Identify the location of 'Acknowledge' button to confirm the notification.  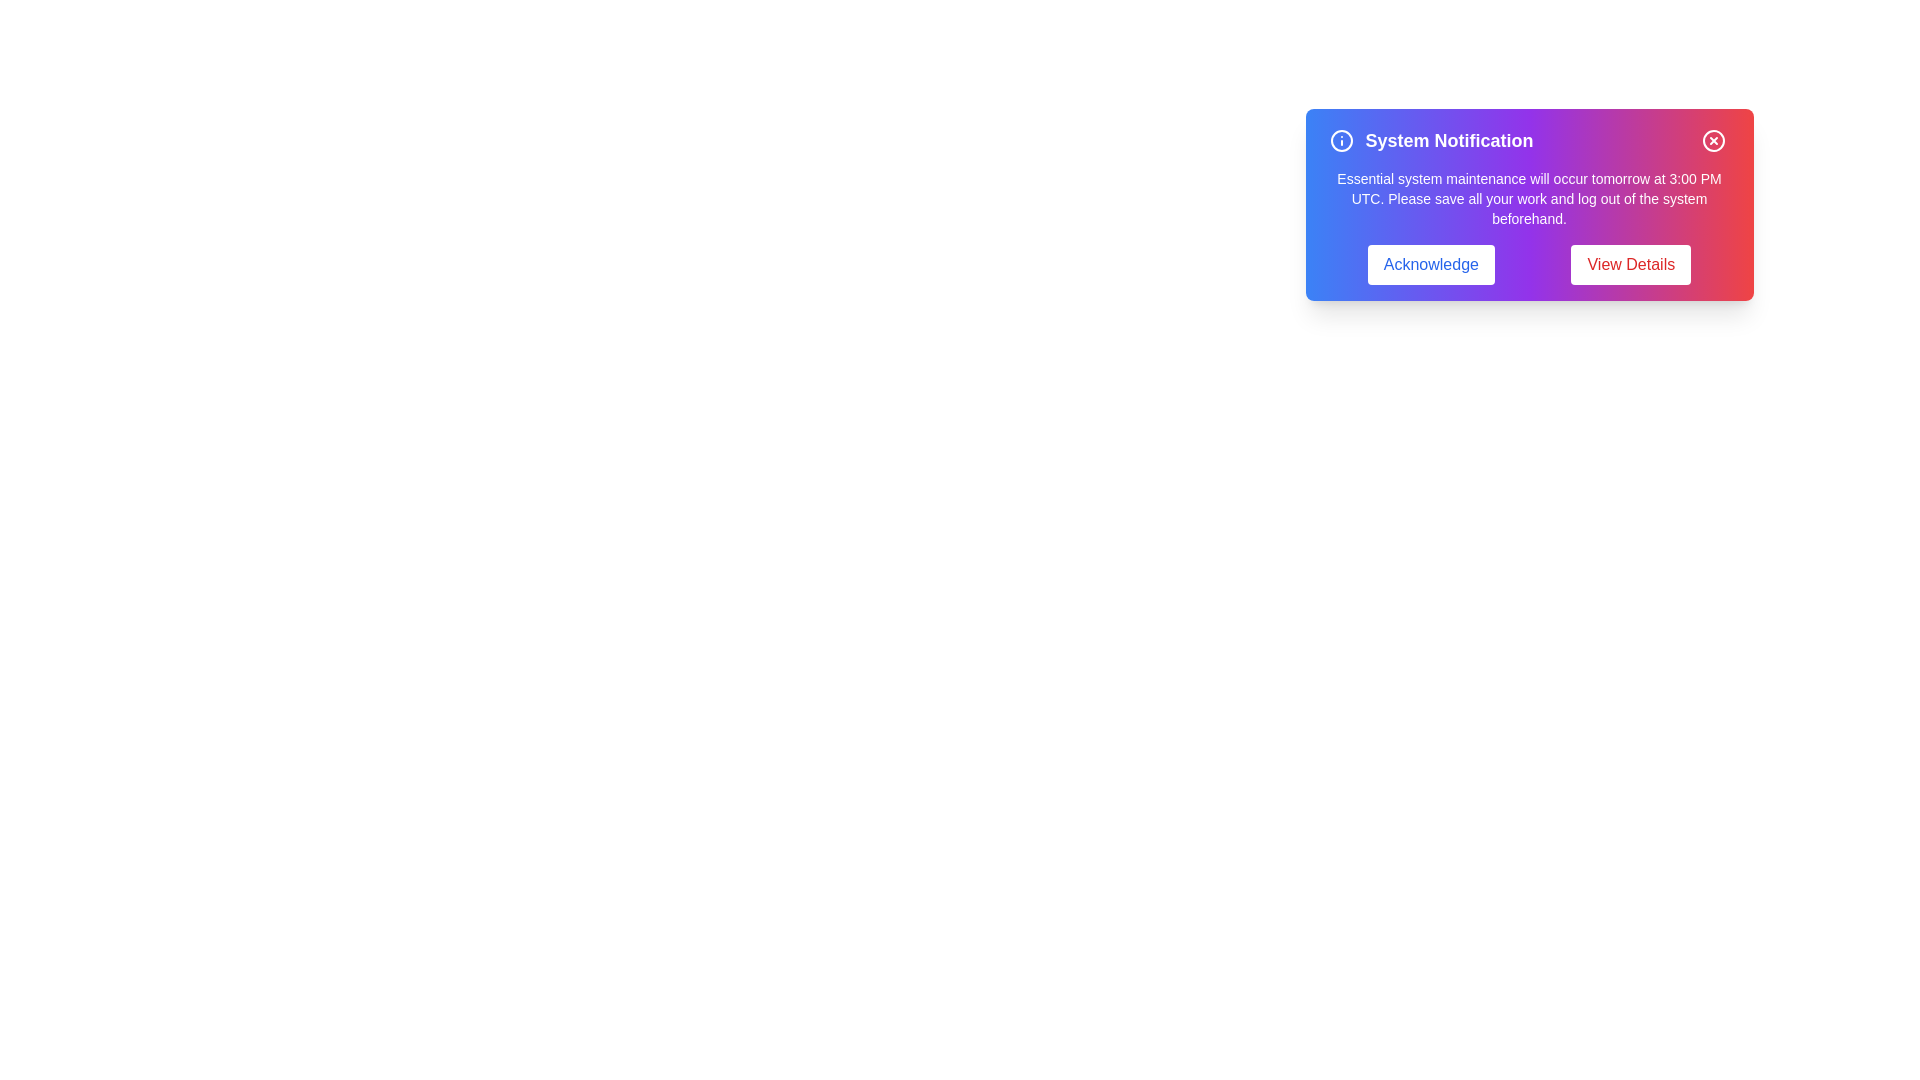
(1429, 264).